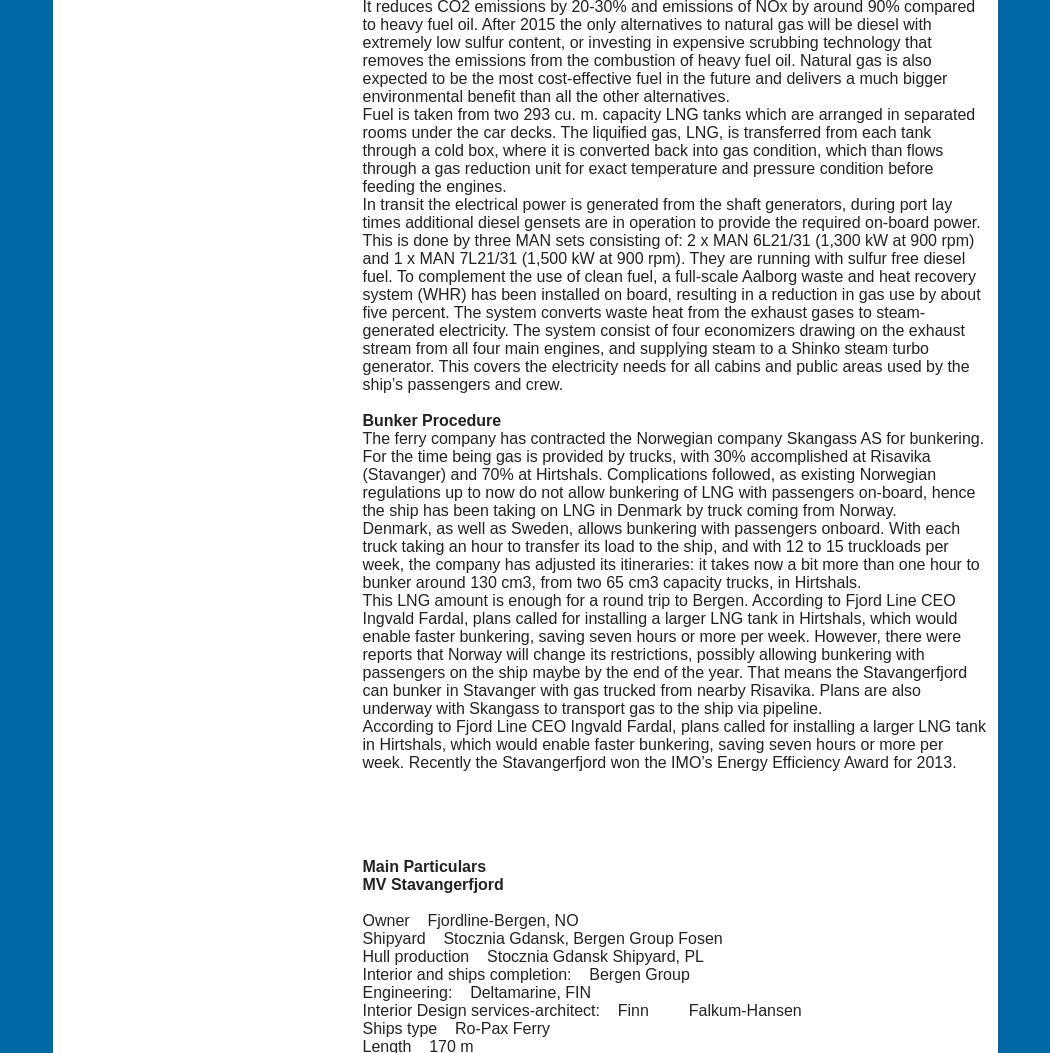  What do you see at coordinates (430, 419) in the screenshot?
I see `'Bunker Procedure'` at bounding box center [430, 419].